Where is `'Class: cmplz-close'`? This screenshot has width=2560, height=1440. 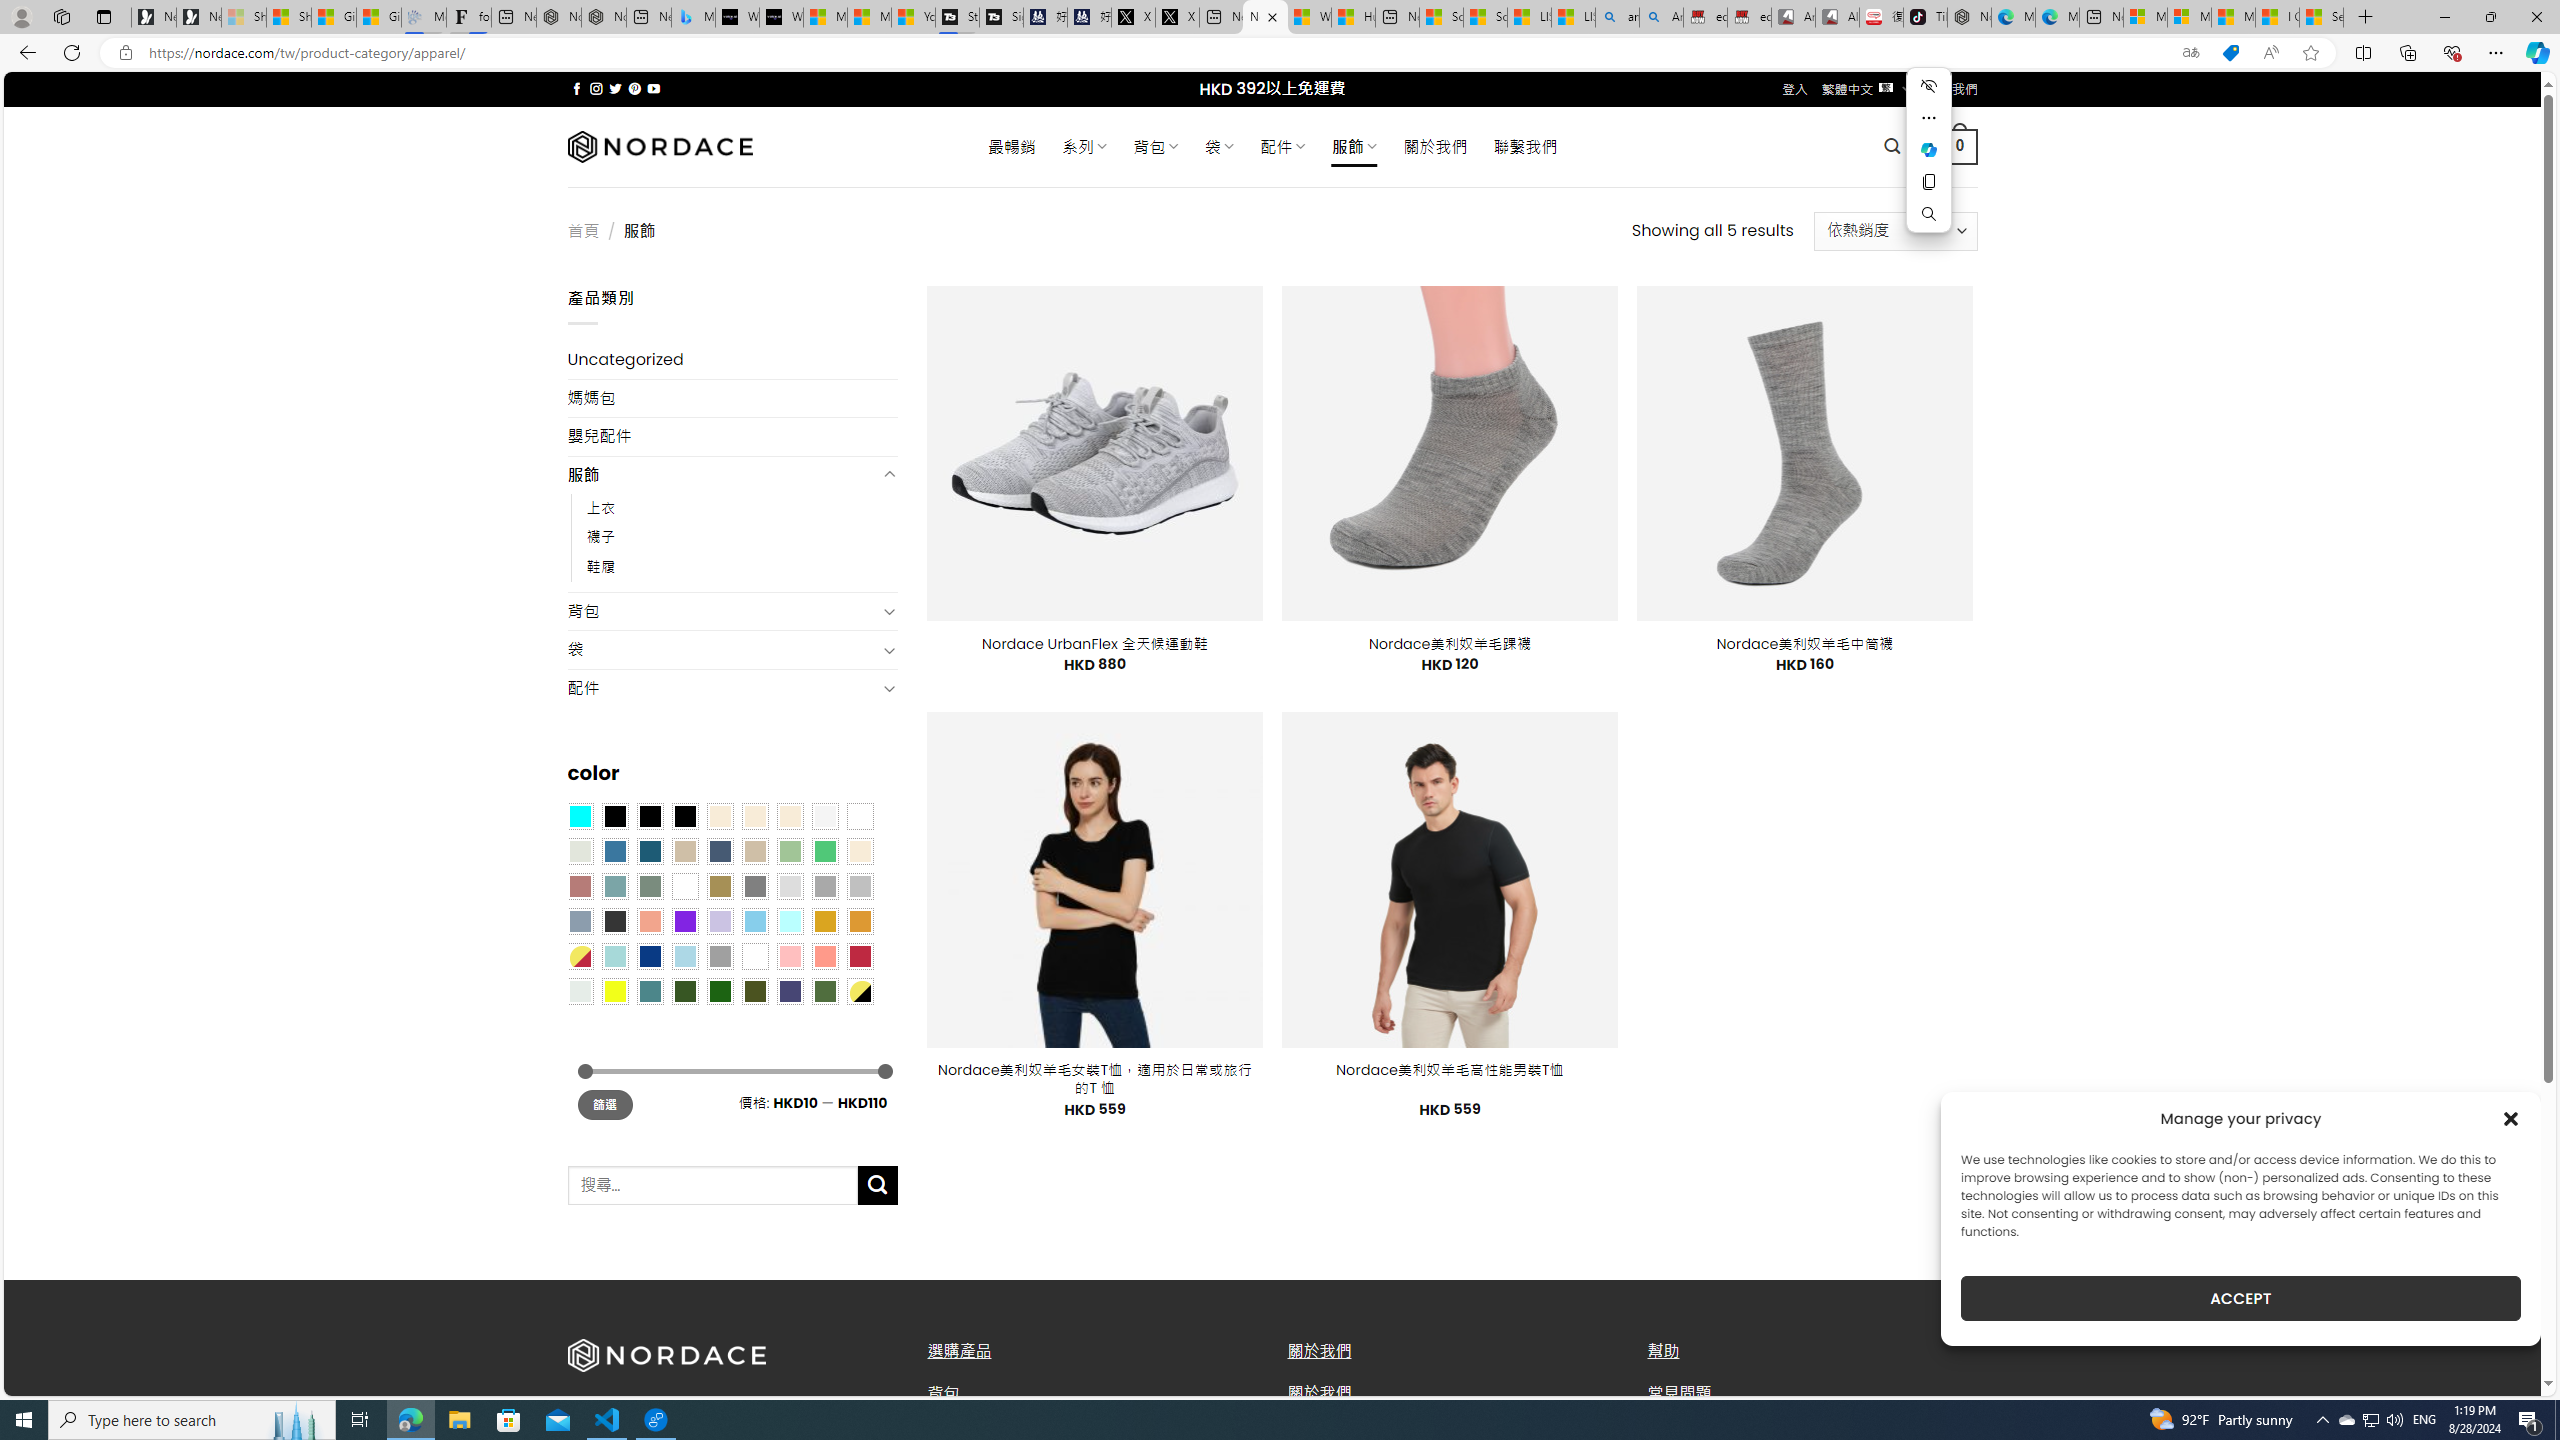
'Class: cmplz-close' is located at coordinates (2511, 1118).